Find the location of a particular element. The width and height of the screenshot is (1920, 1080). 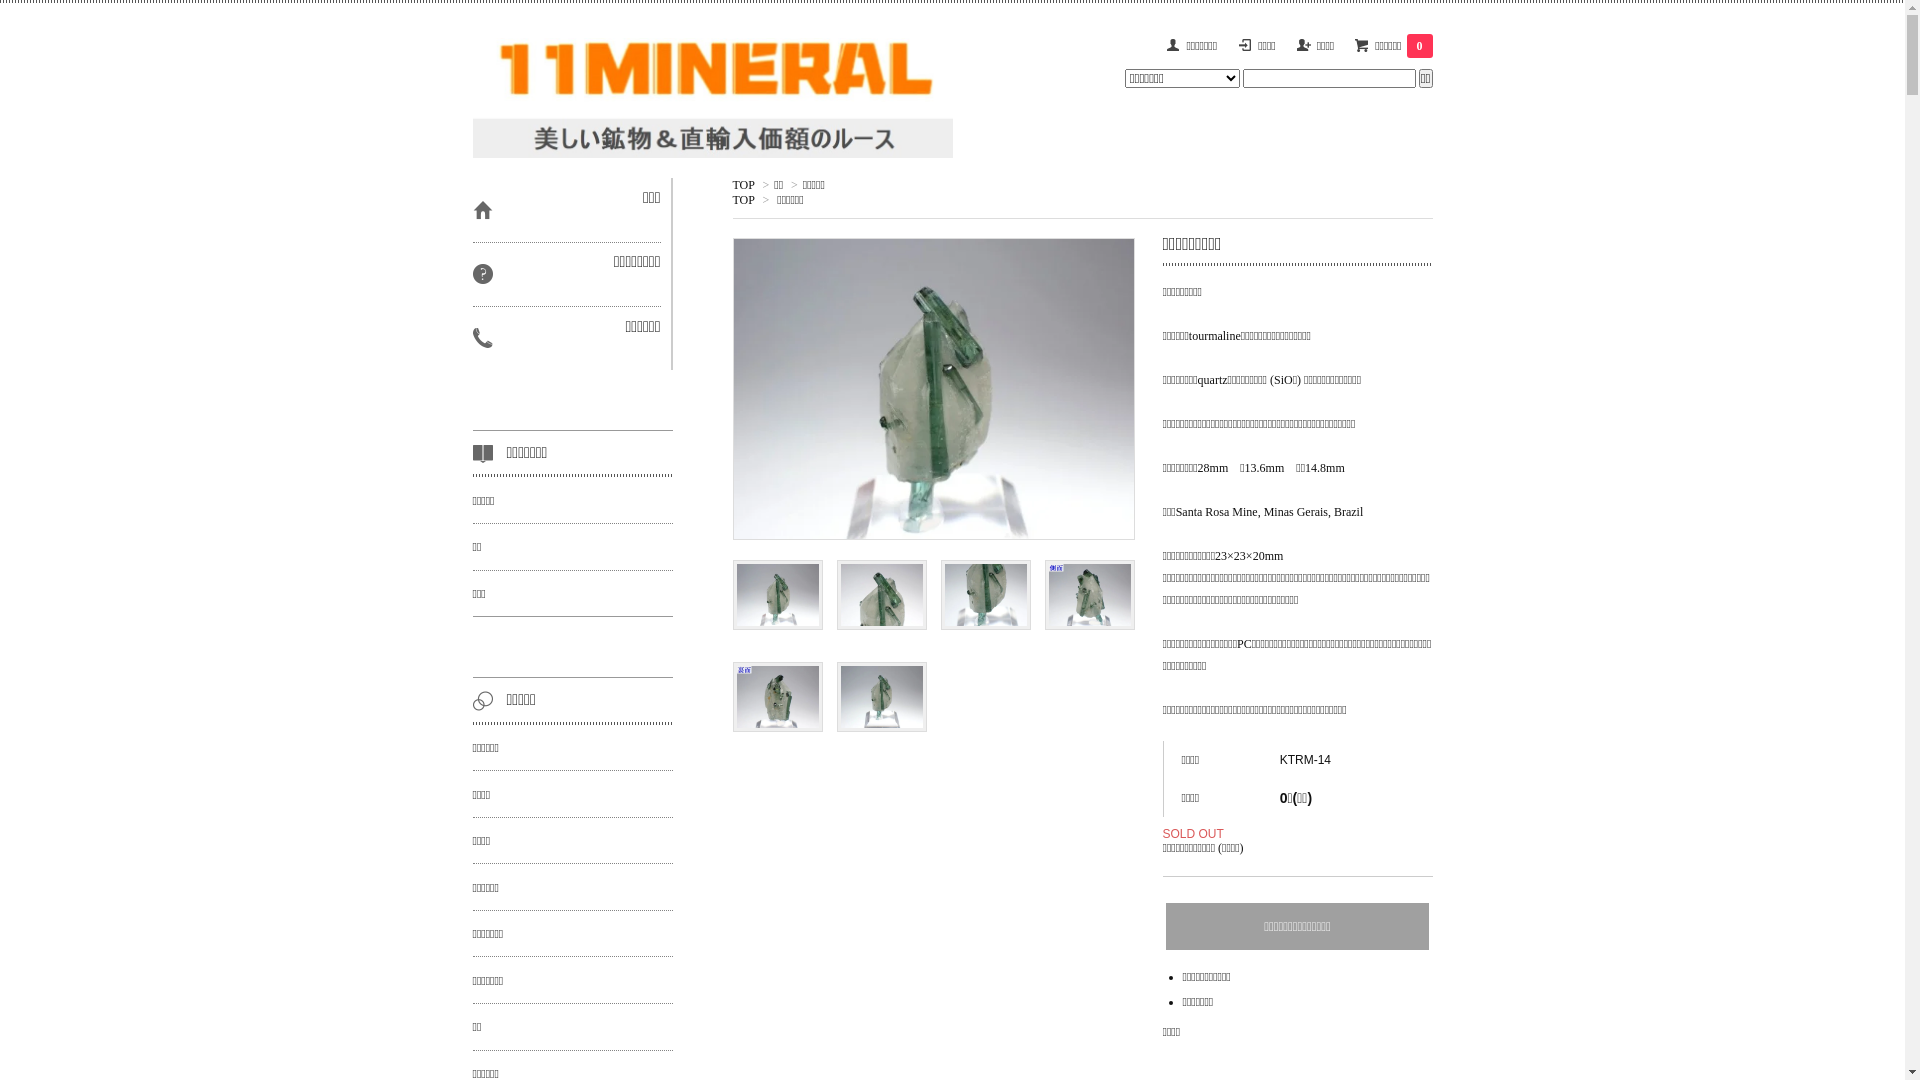

'TOP' is located at coordinates (742, 185).